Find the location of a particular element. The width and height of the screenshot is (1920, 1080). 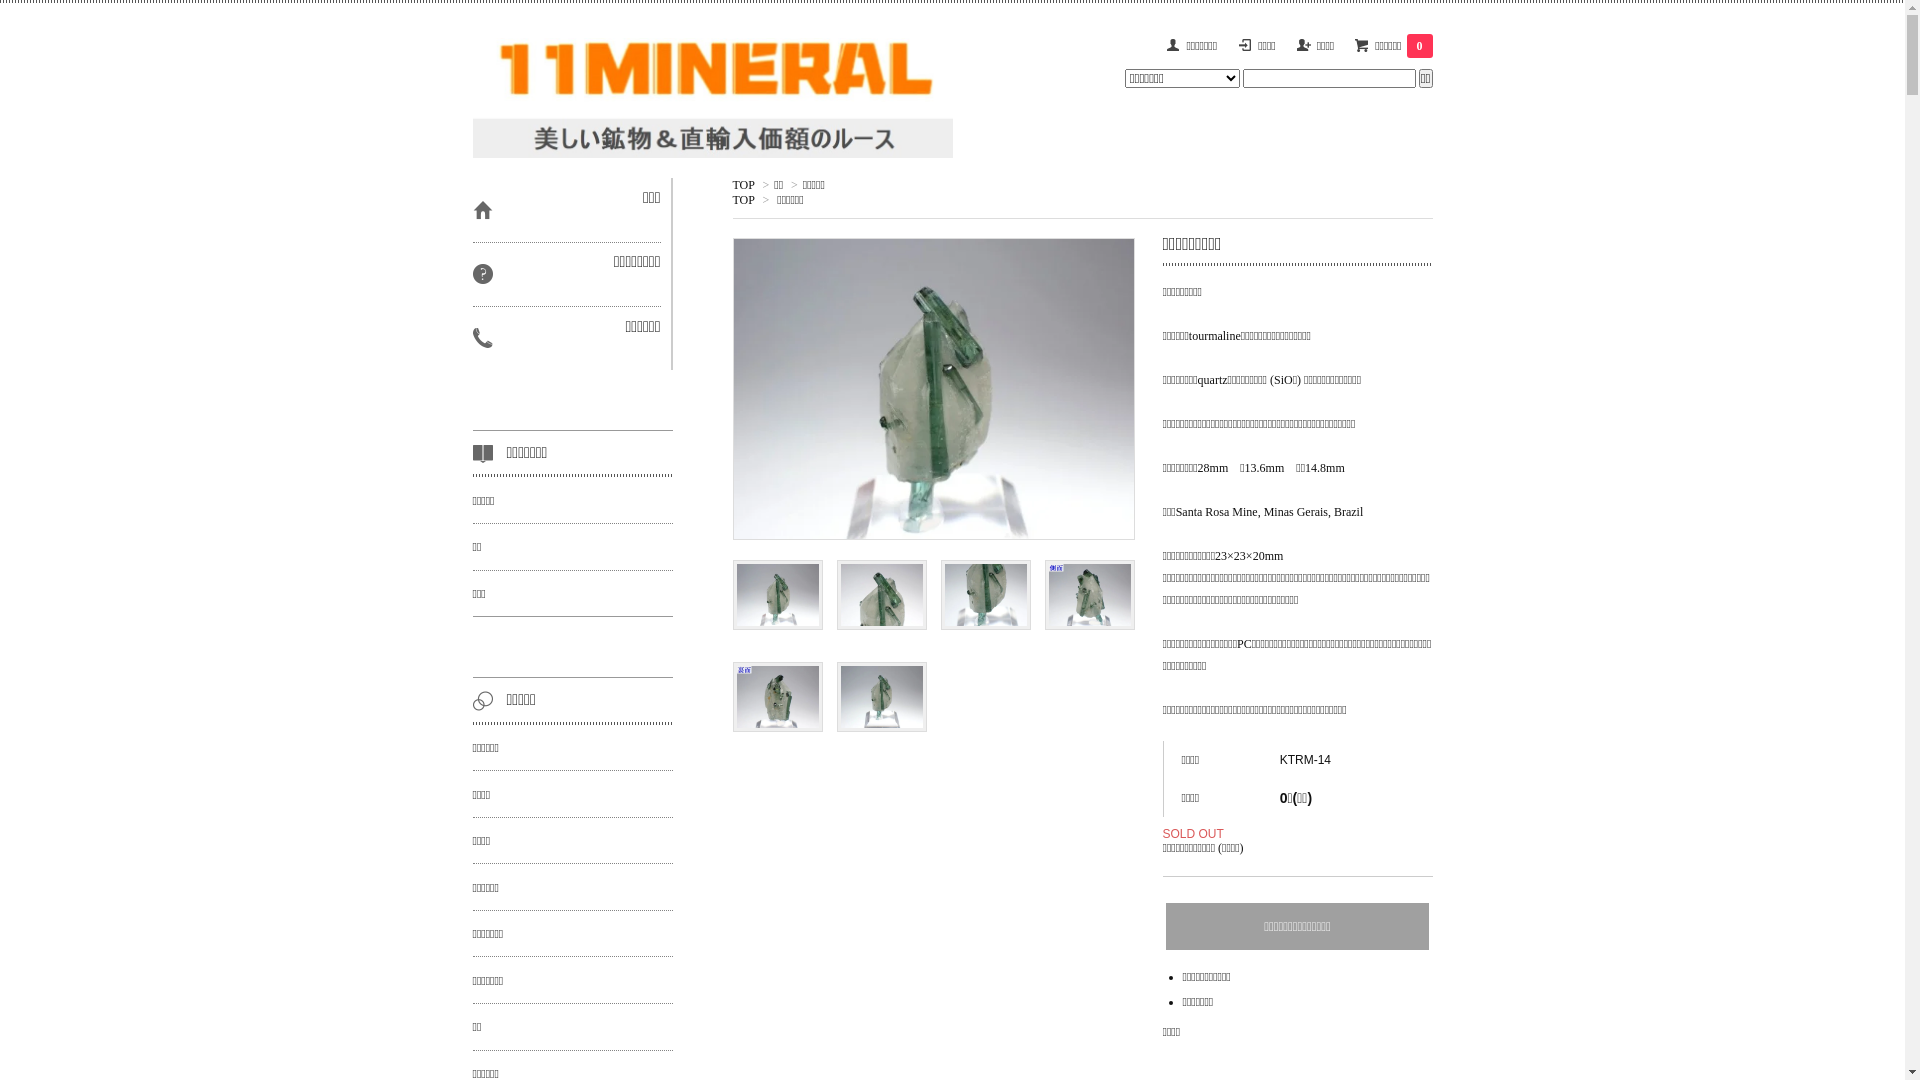

'TOP' is located at coordinates (742, 185).